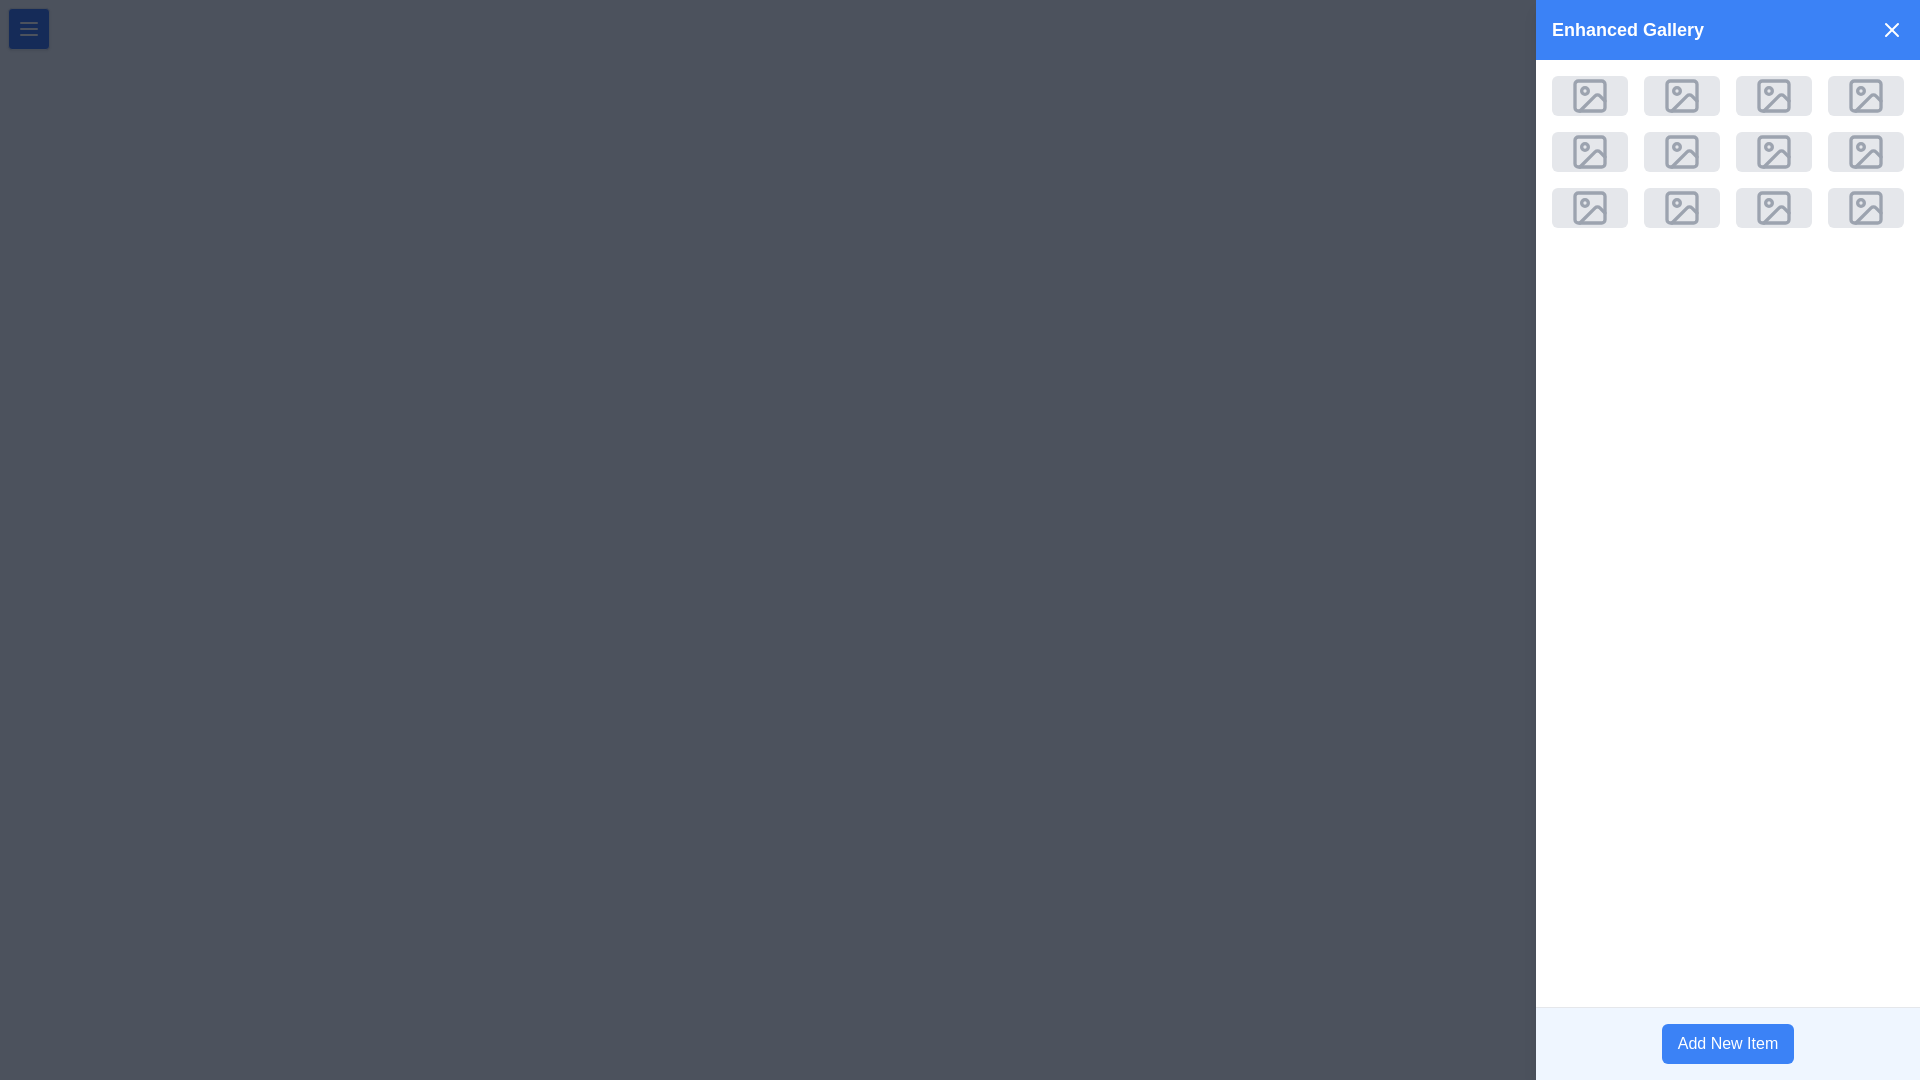 This screenshot has width=1920, height=1080. What do you see at coordinates (1890, 30) in the screenshot?
I see `the small 'X' button on the far-right side of the blue header bar labeled 'Enhanced Gallery'` at bounding box center [1890, 30].